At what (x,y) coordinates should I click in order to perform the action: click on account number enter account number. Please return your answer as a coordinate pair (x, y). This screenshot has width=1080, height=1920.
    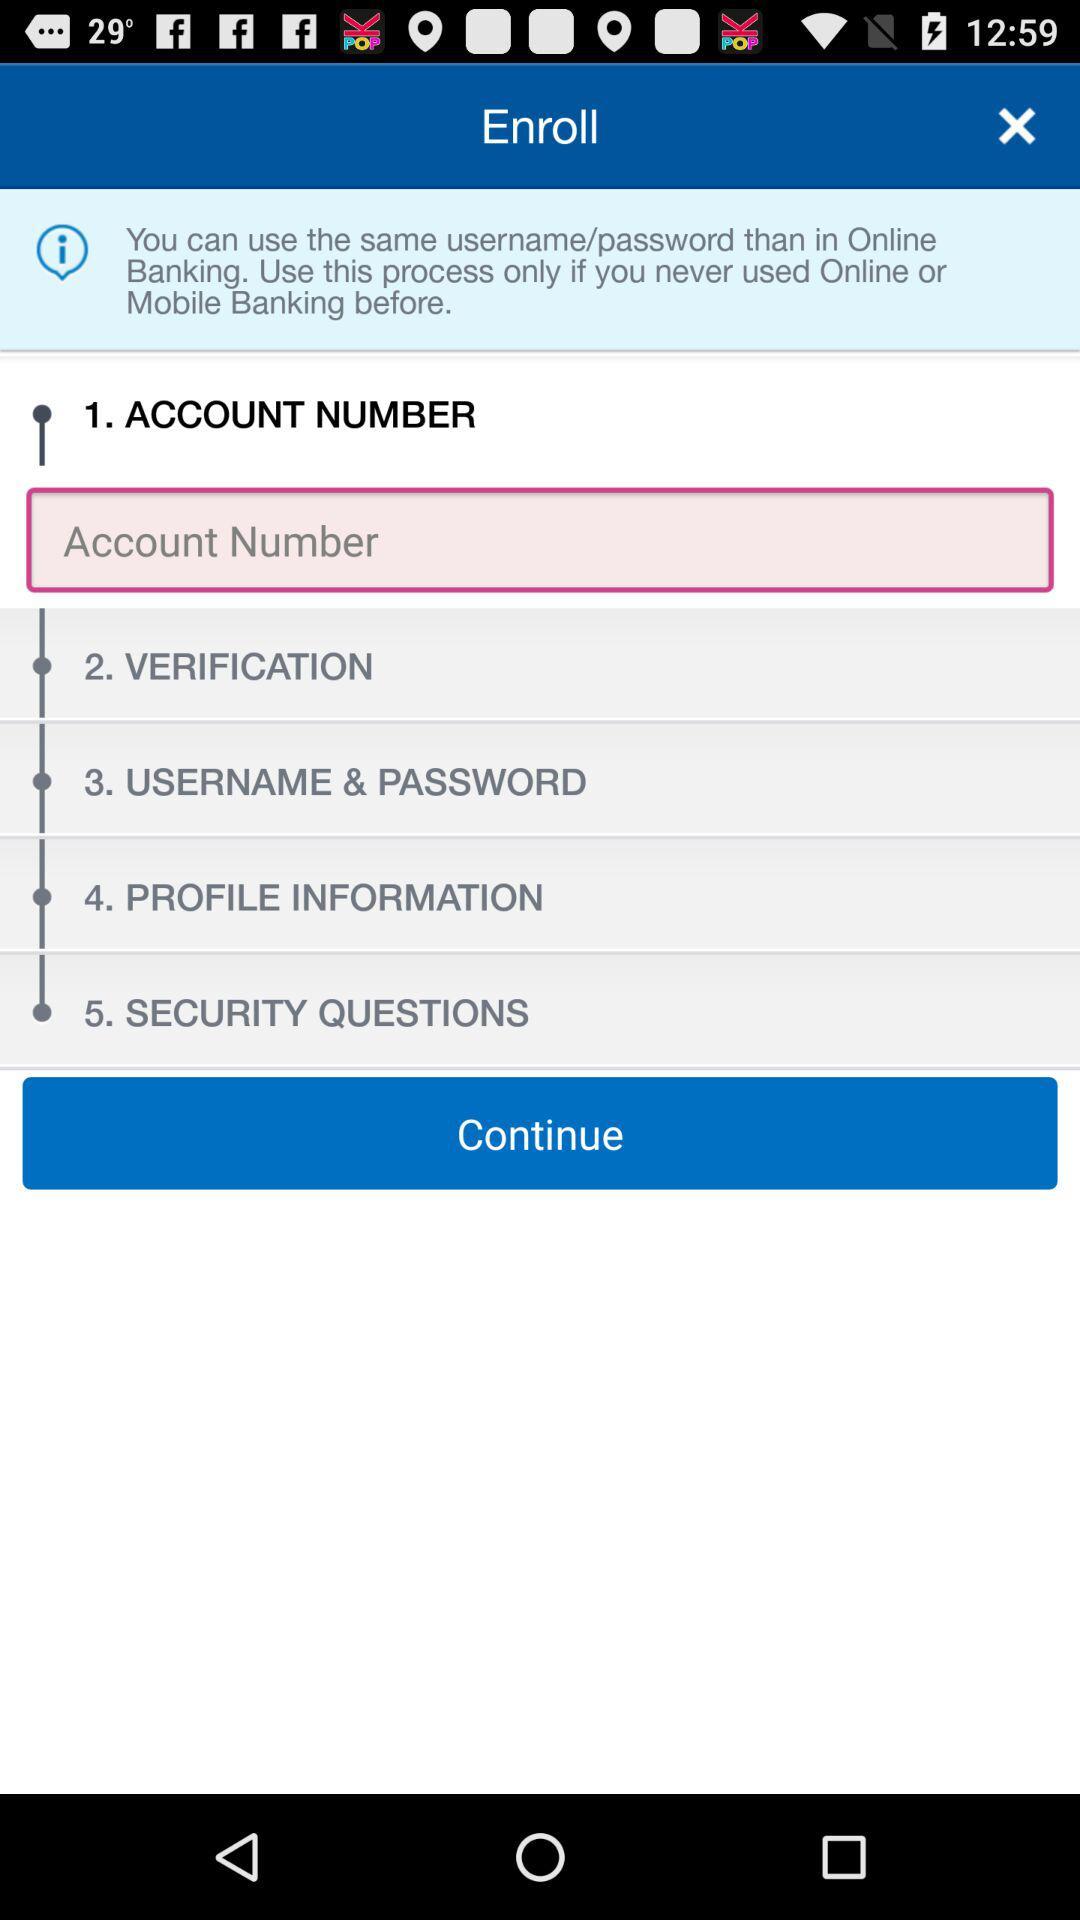
    Looking at the image, I should click on (540, 539).